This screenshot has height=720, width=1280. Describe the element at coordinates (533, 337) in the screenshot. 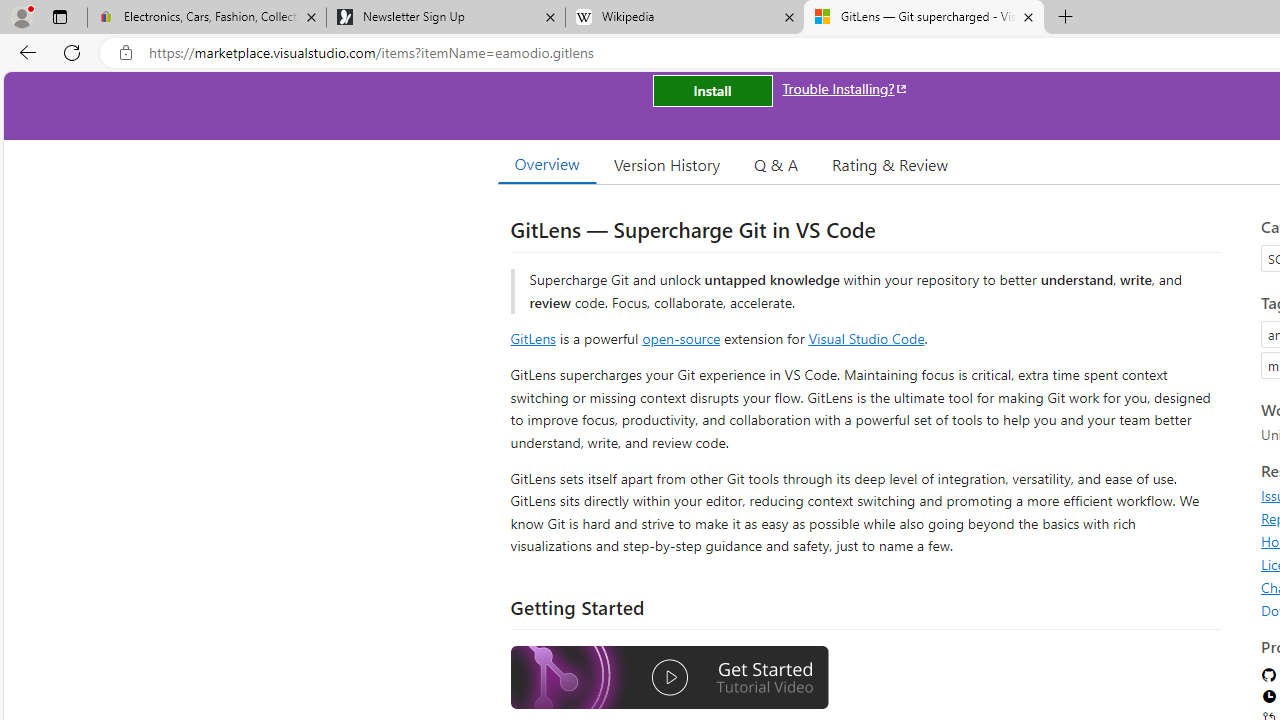

I see `'GitLens'` at that location.